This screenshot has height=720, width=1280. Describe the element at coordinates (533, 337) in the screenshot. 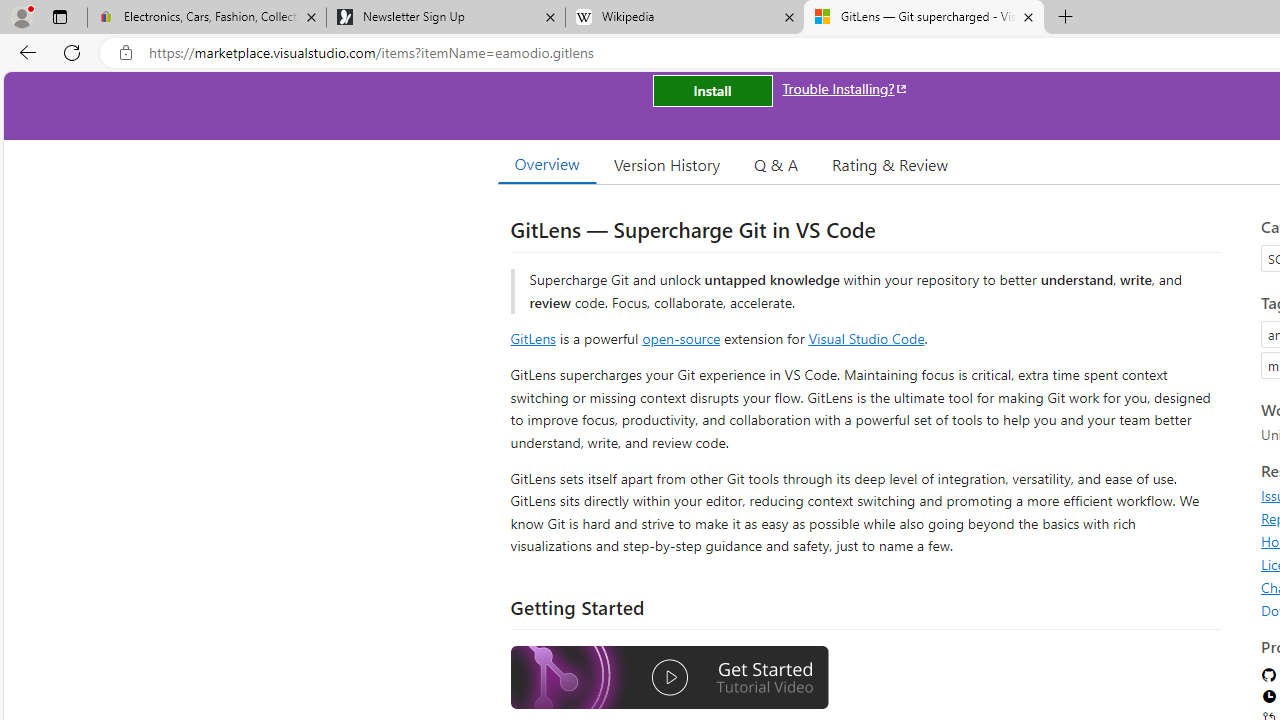

I see `'GitLens'` at that location.